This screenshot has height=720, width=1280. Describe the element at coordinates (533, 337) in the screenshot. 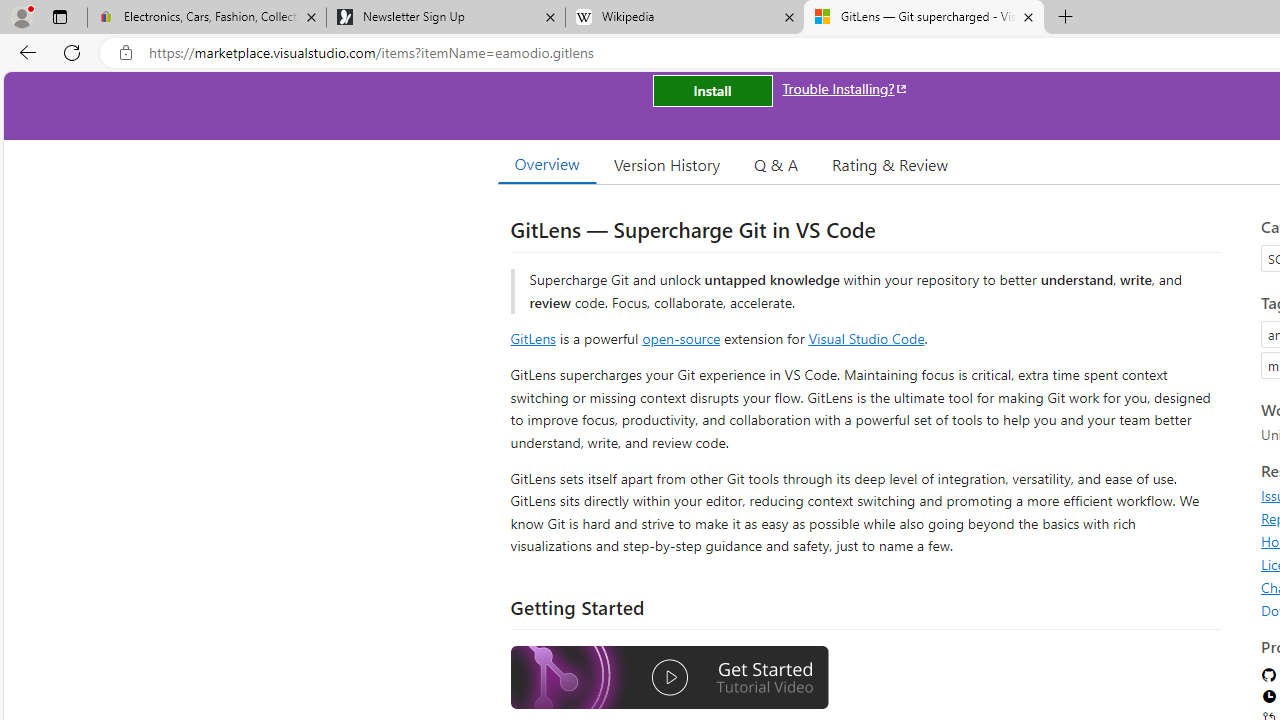

I see `'GitLens'` at that location.